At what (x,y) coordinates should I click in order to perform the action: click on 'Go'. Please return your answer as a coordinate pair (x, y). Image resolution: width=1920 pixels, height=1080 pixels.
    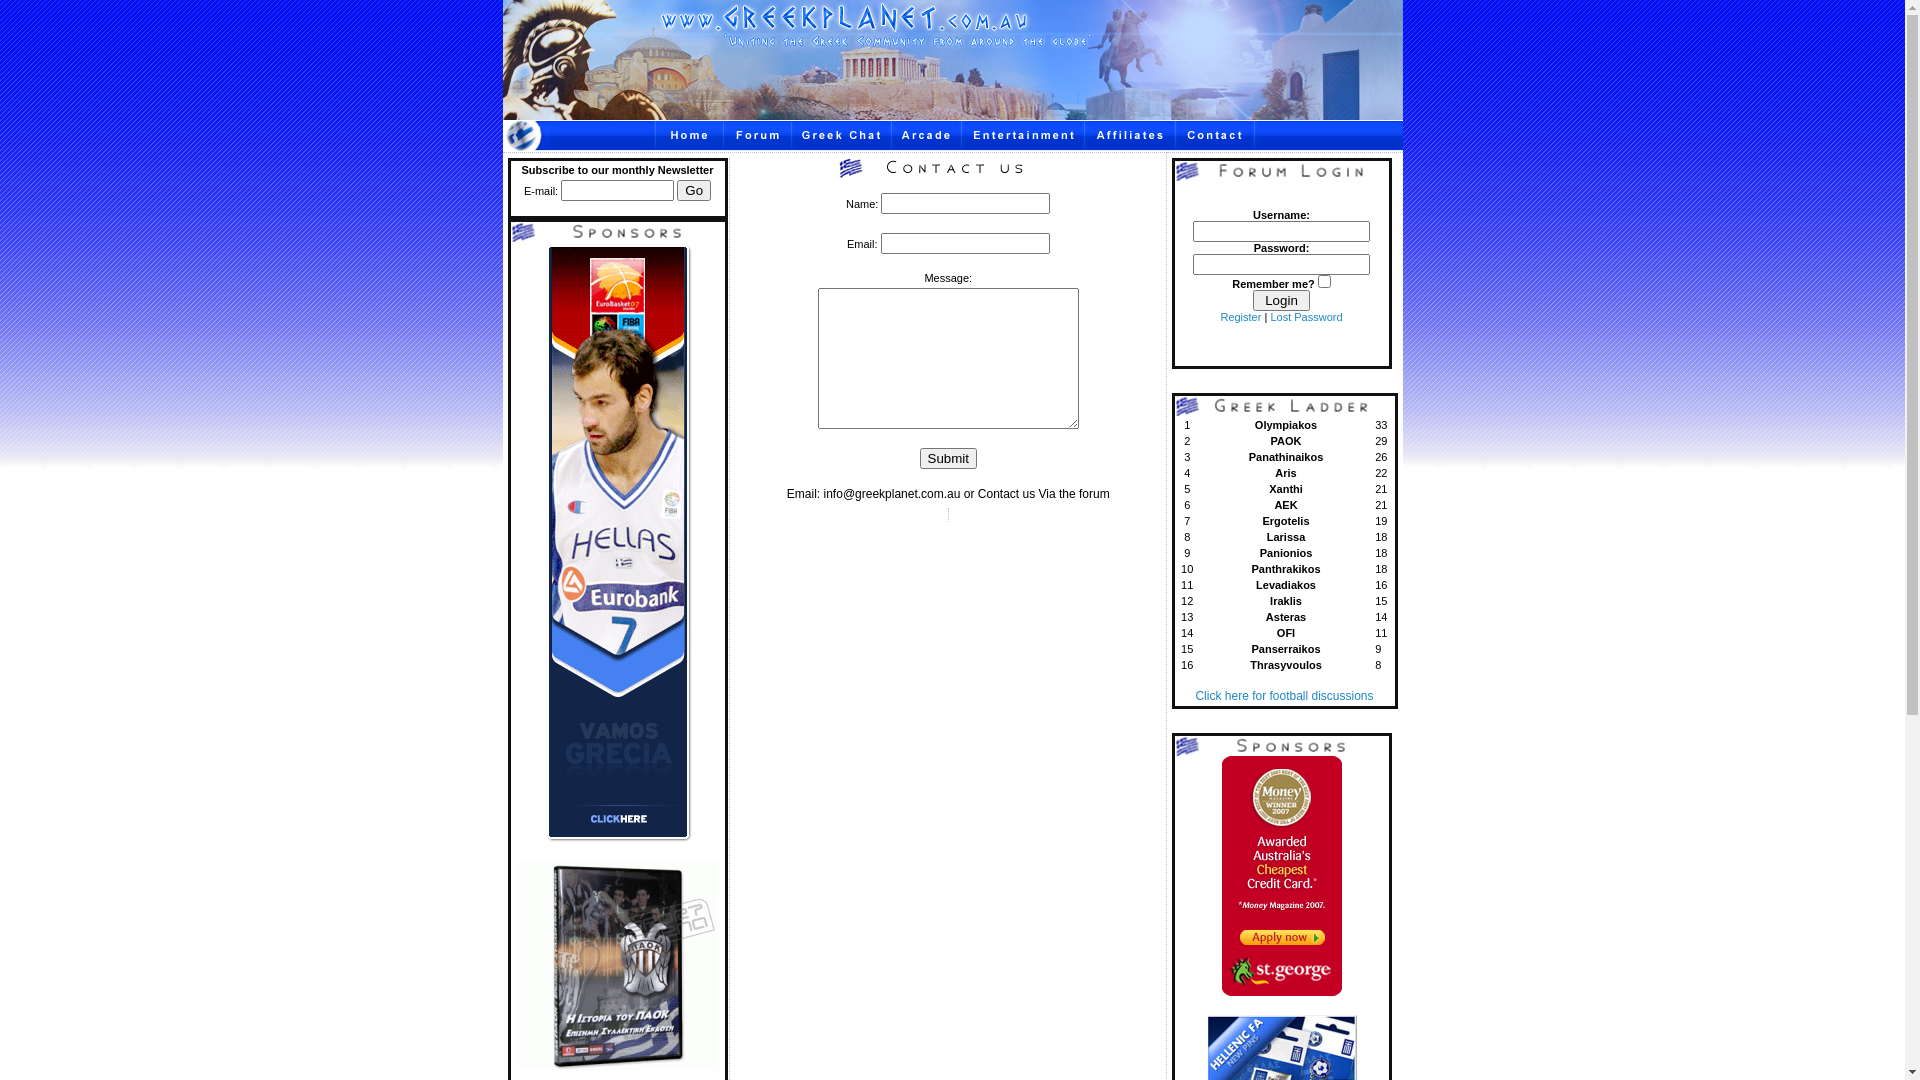
    Looking at the image, I should click on (694, 190).